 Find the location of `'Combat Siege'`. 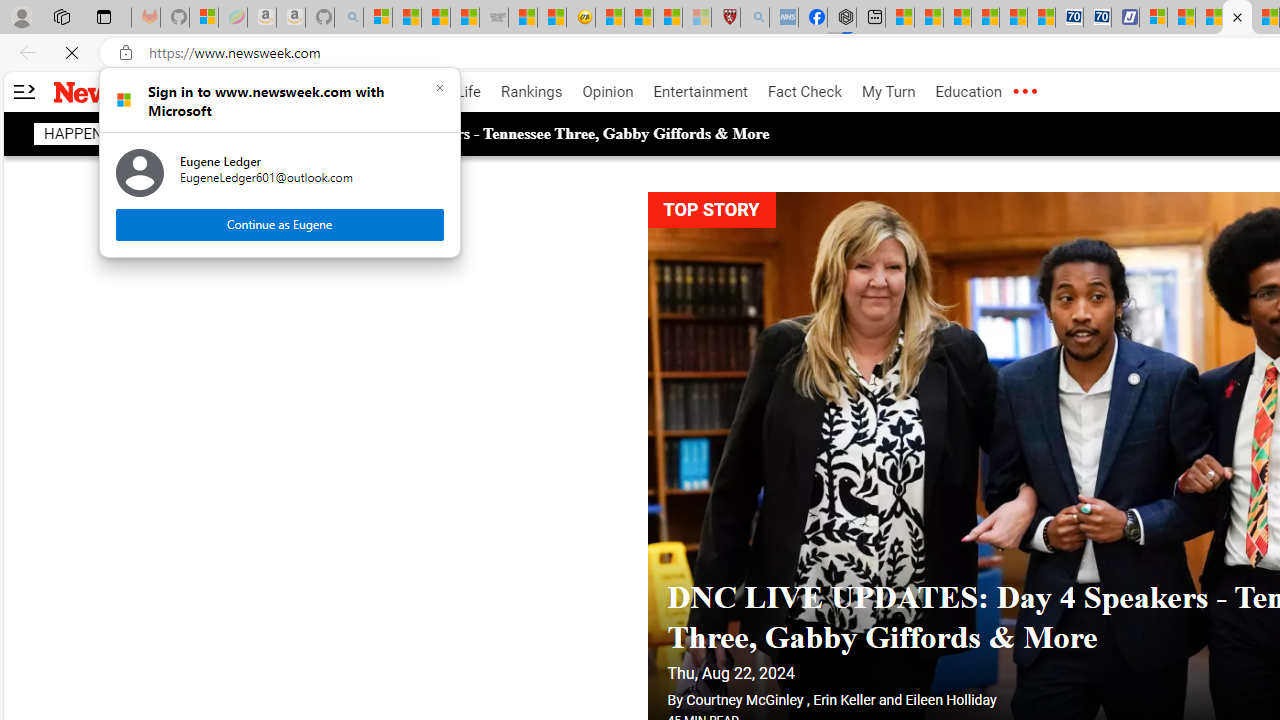

'Combat Siege' is located at coordinates (494, 17).